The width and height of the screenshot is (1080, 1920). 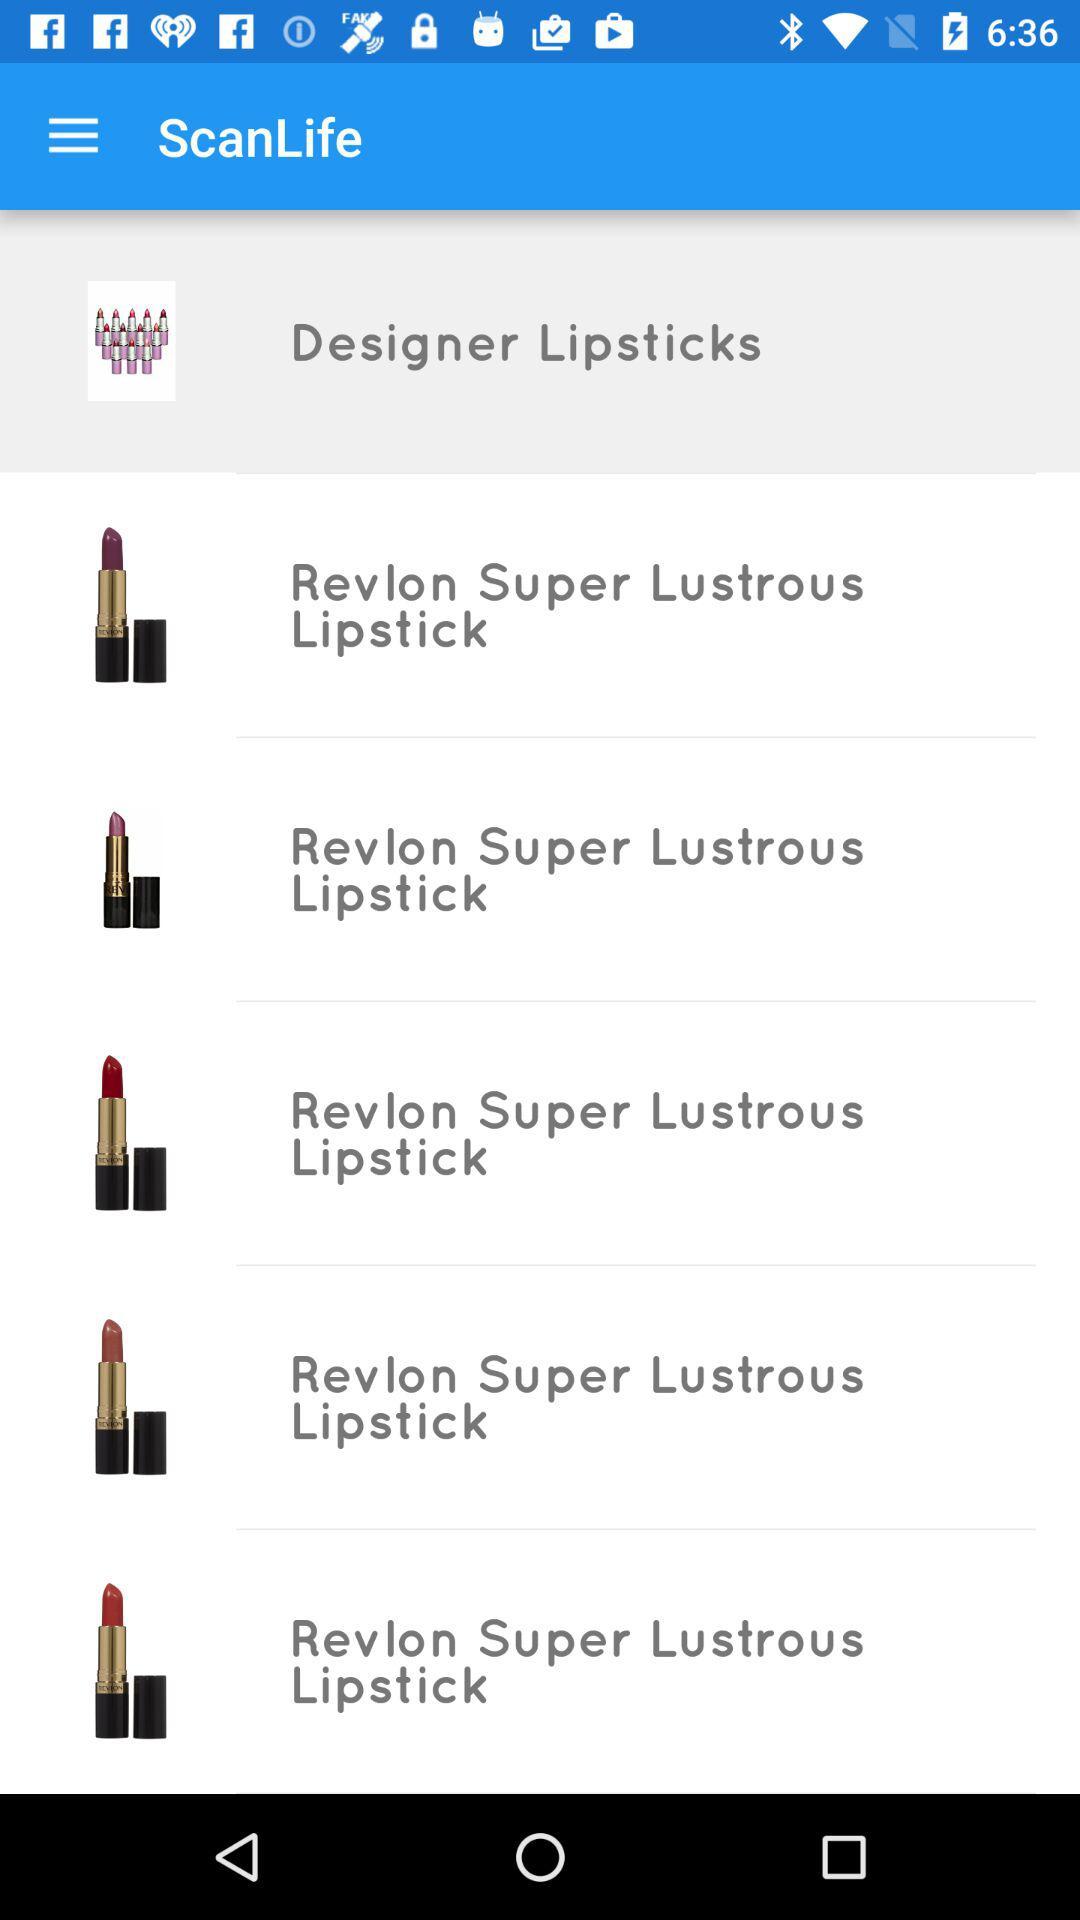 I want to click on the 2nd logo, so click(x=131, y=603).